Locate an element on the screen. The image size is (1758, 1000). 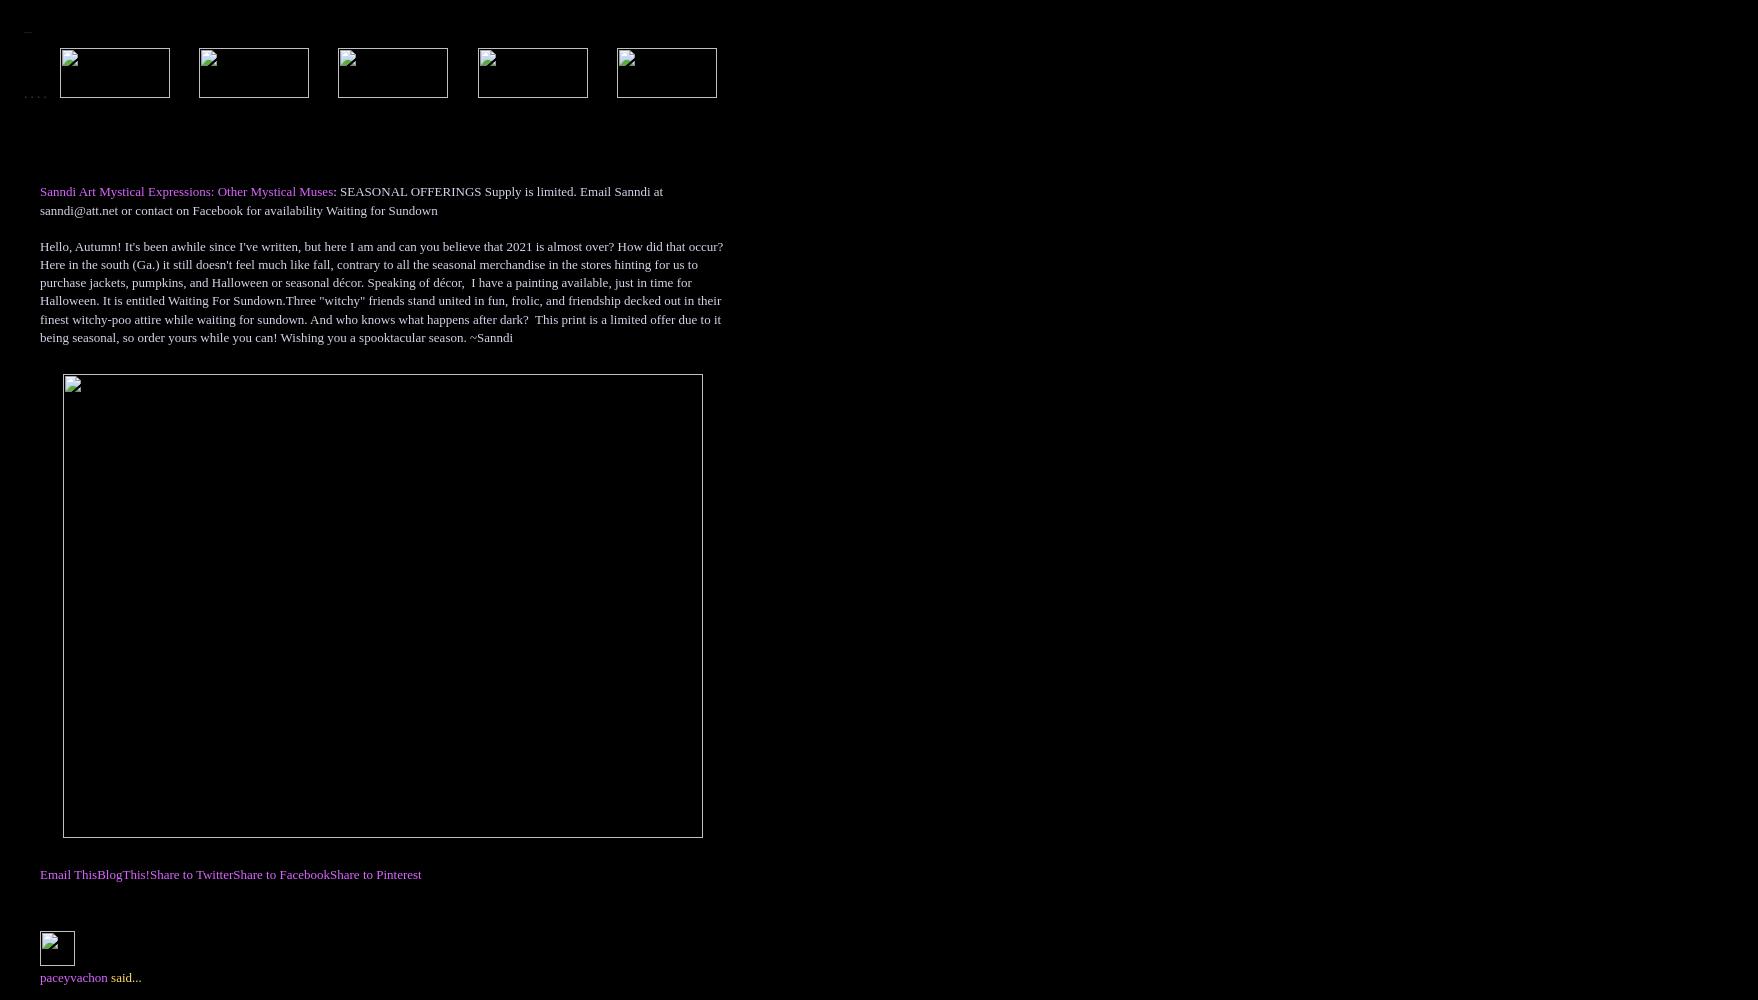
'Hello, Autumn! It's been awhile since I've written, but here I am and can you believe that 2021 is almost over? How did that occur? Here in the south (Ga.) it still doesn't feel much like fall, contrary to all the seasonal merchandise in the stores hinting for us to purchase jackets, pumpkins, and Halloween or seasonal décor. Speaking of décor,  I have a painting available, just in time for Halloween. It is entitled Waiting For Sundown.Three "witchy" friends stand united in fun, frolic, and friendship decked out in their finest witchy-poo attire while waiting for sundown. And who knows what happens after dark?  This print is a limited offer due to it being seasonal, so order yours while you can! Wishing you a spooktacular season. ~Sanndi' is located at coordinates (381, 291).